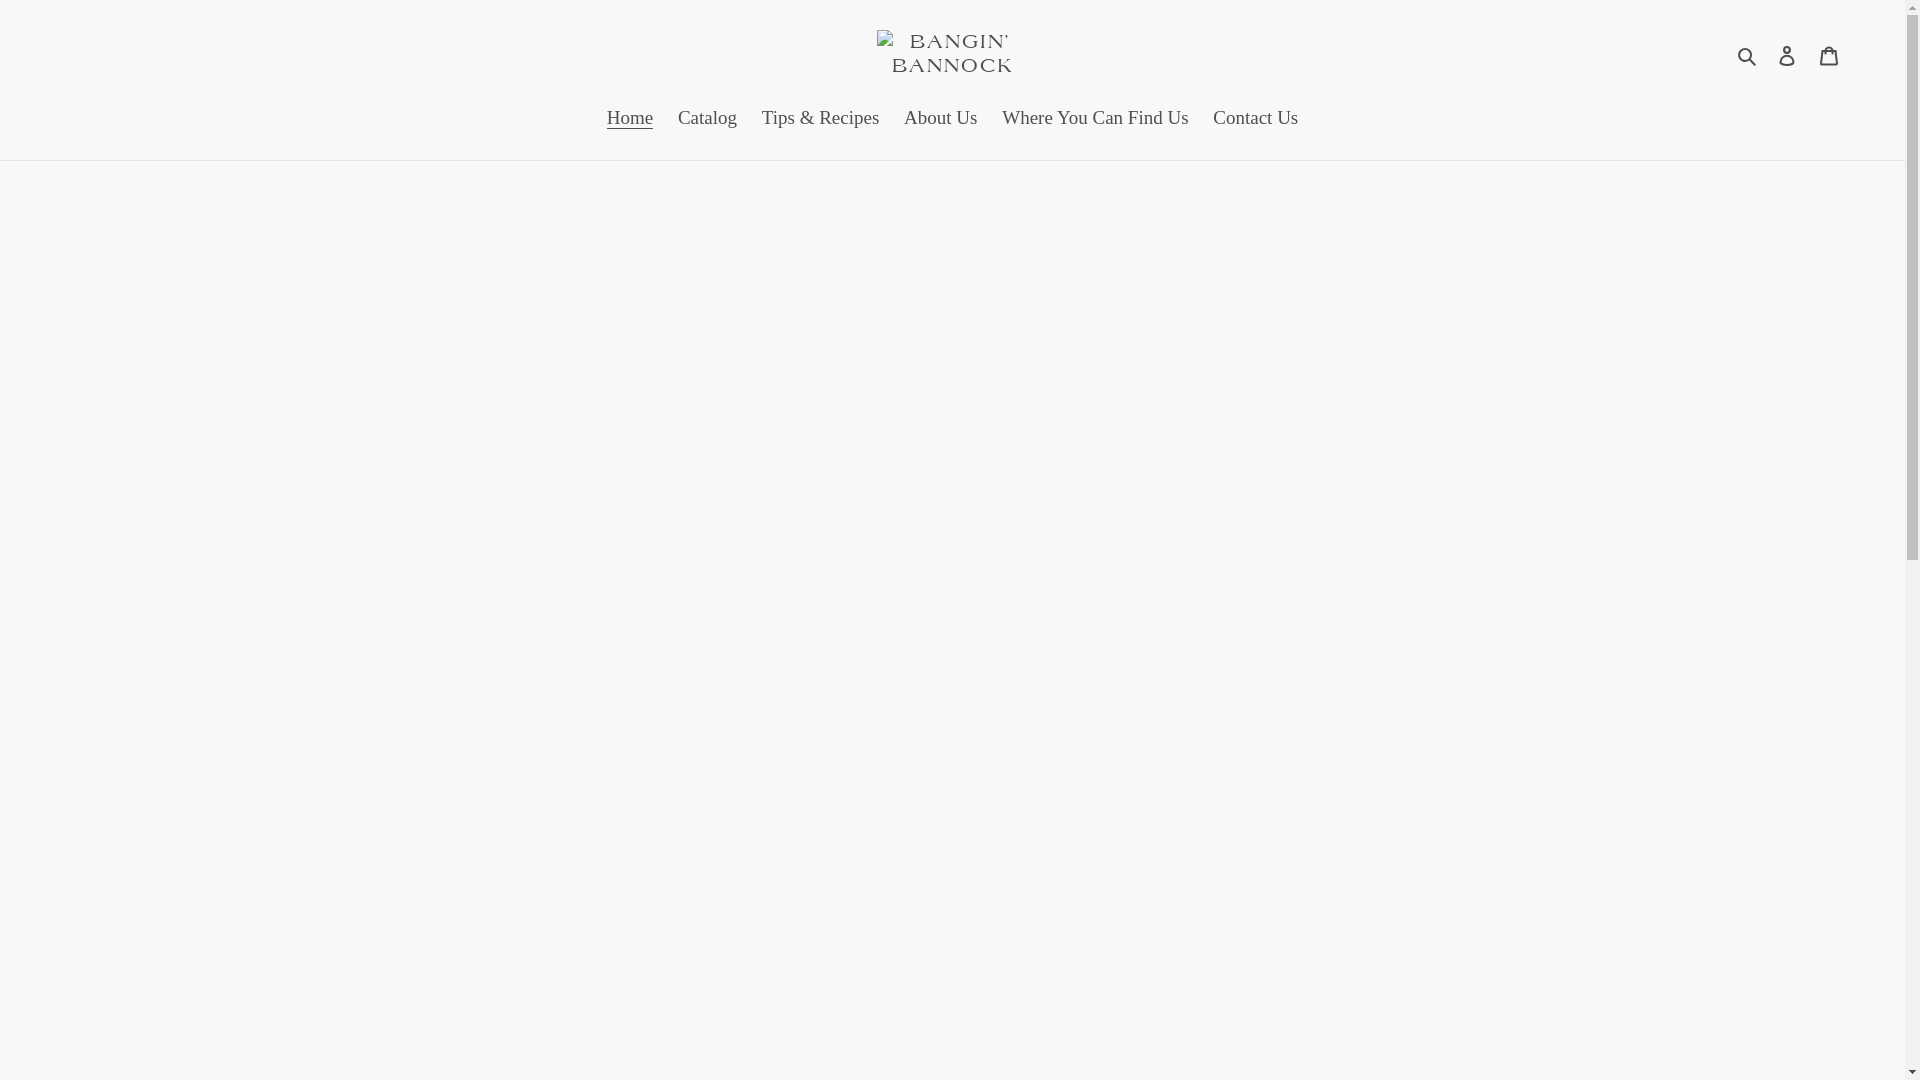  Describe the element at coordinates (1808, 53) in the screenshot. I see `'Cart'` at that location.